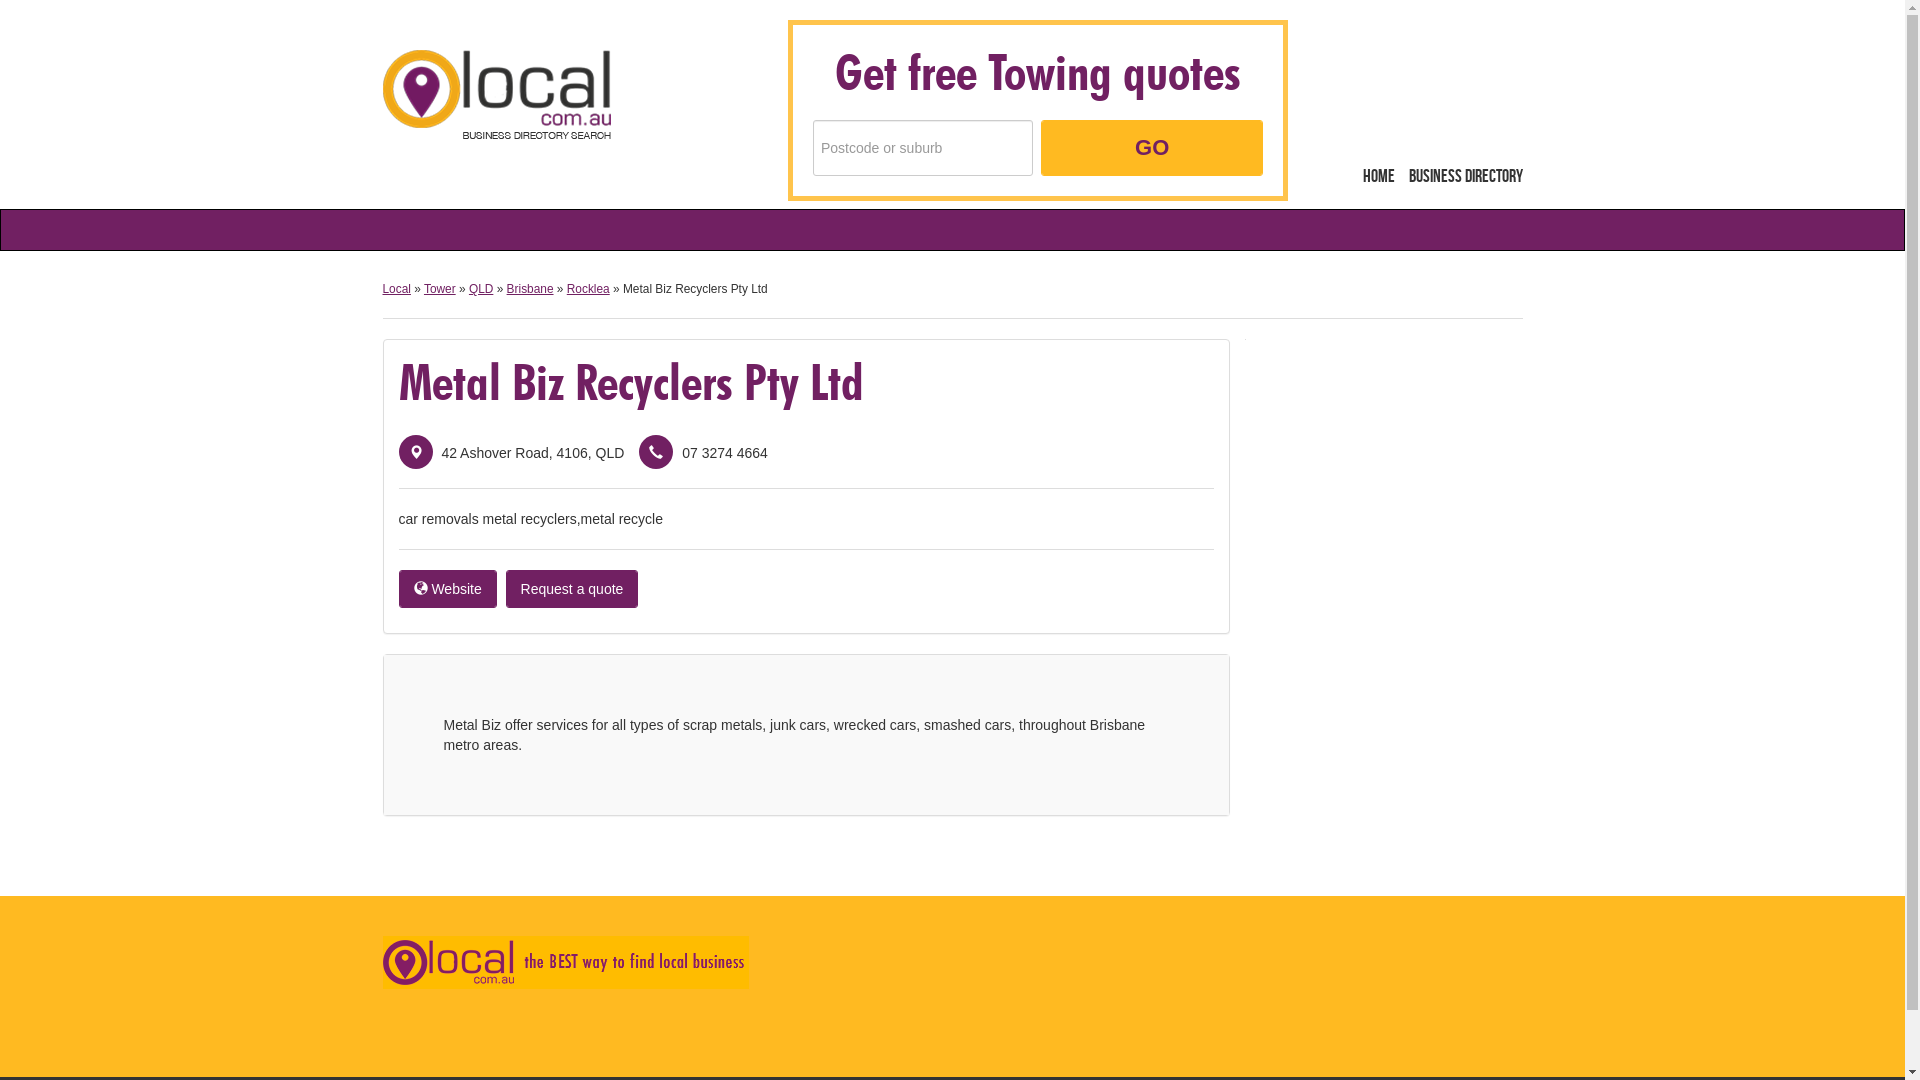 The height and width of the screenshot is (1080, 1920). What do you see at coordinates (587, 289) in the screenshot?
I see `'Rocklea'` at bounding box center [587, 289].